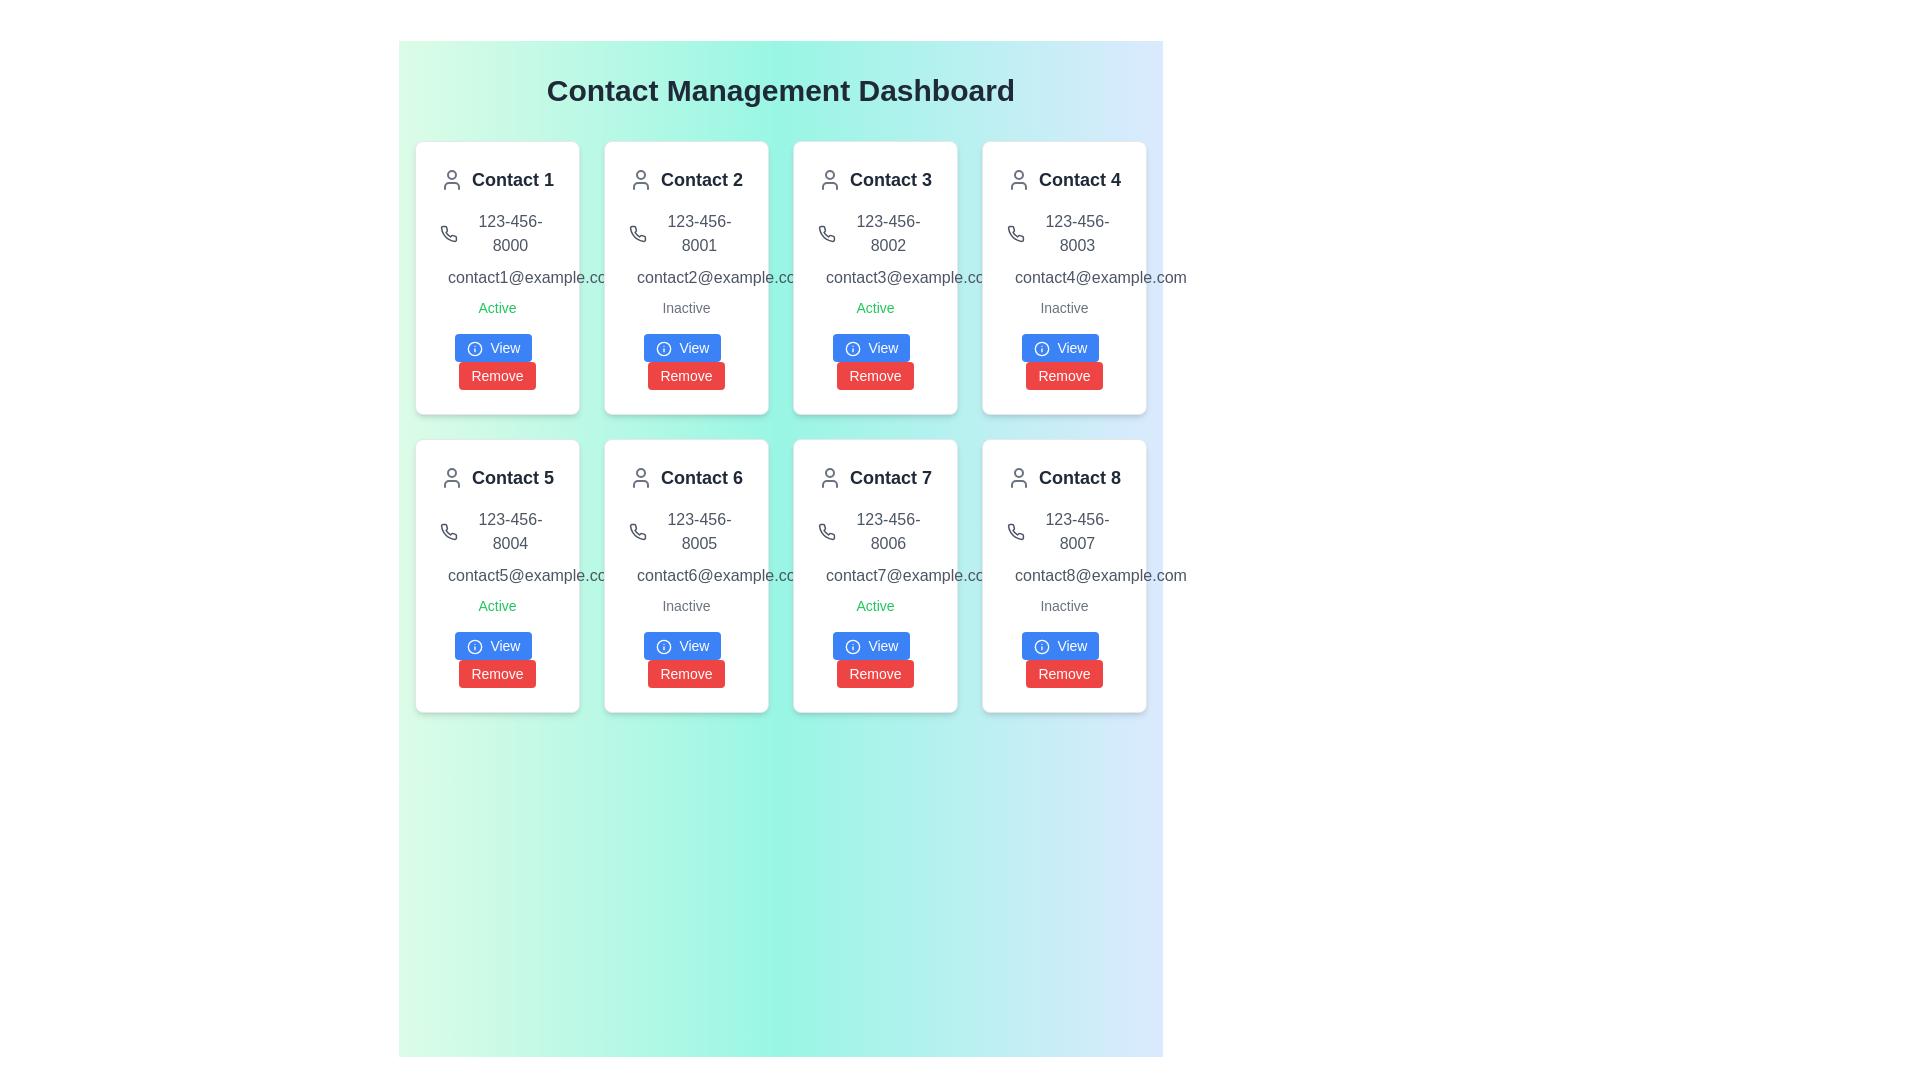 Image resolution: width=1920 pixels, height=1080 pixels. I want to click on the text label displaying 'Active', which is styled in green and located within the card for 'Contact 3', positioned below the email 'contact3@example.com' and above the buttons 'View' and 'Remove', so click(875, 308).